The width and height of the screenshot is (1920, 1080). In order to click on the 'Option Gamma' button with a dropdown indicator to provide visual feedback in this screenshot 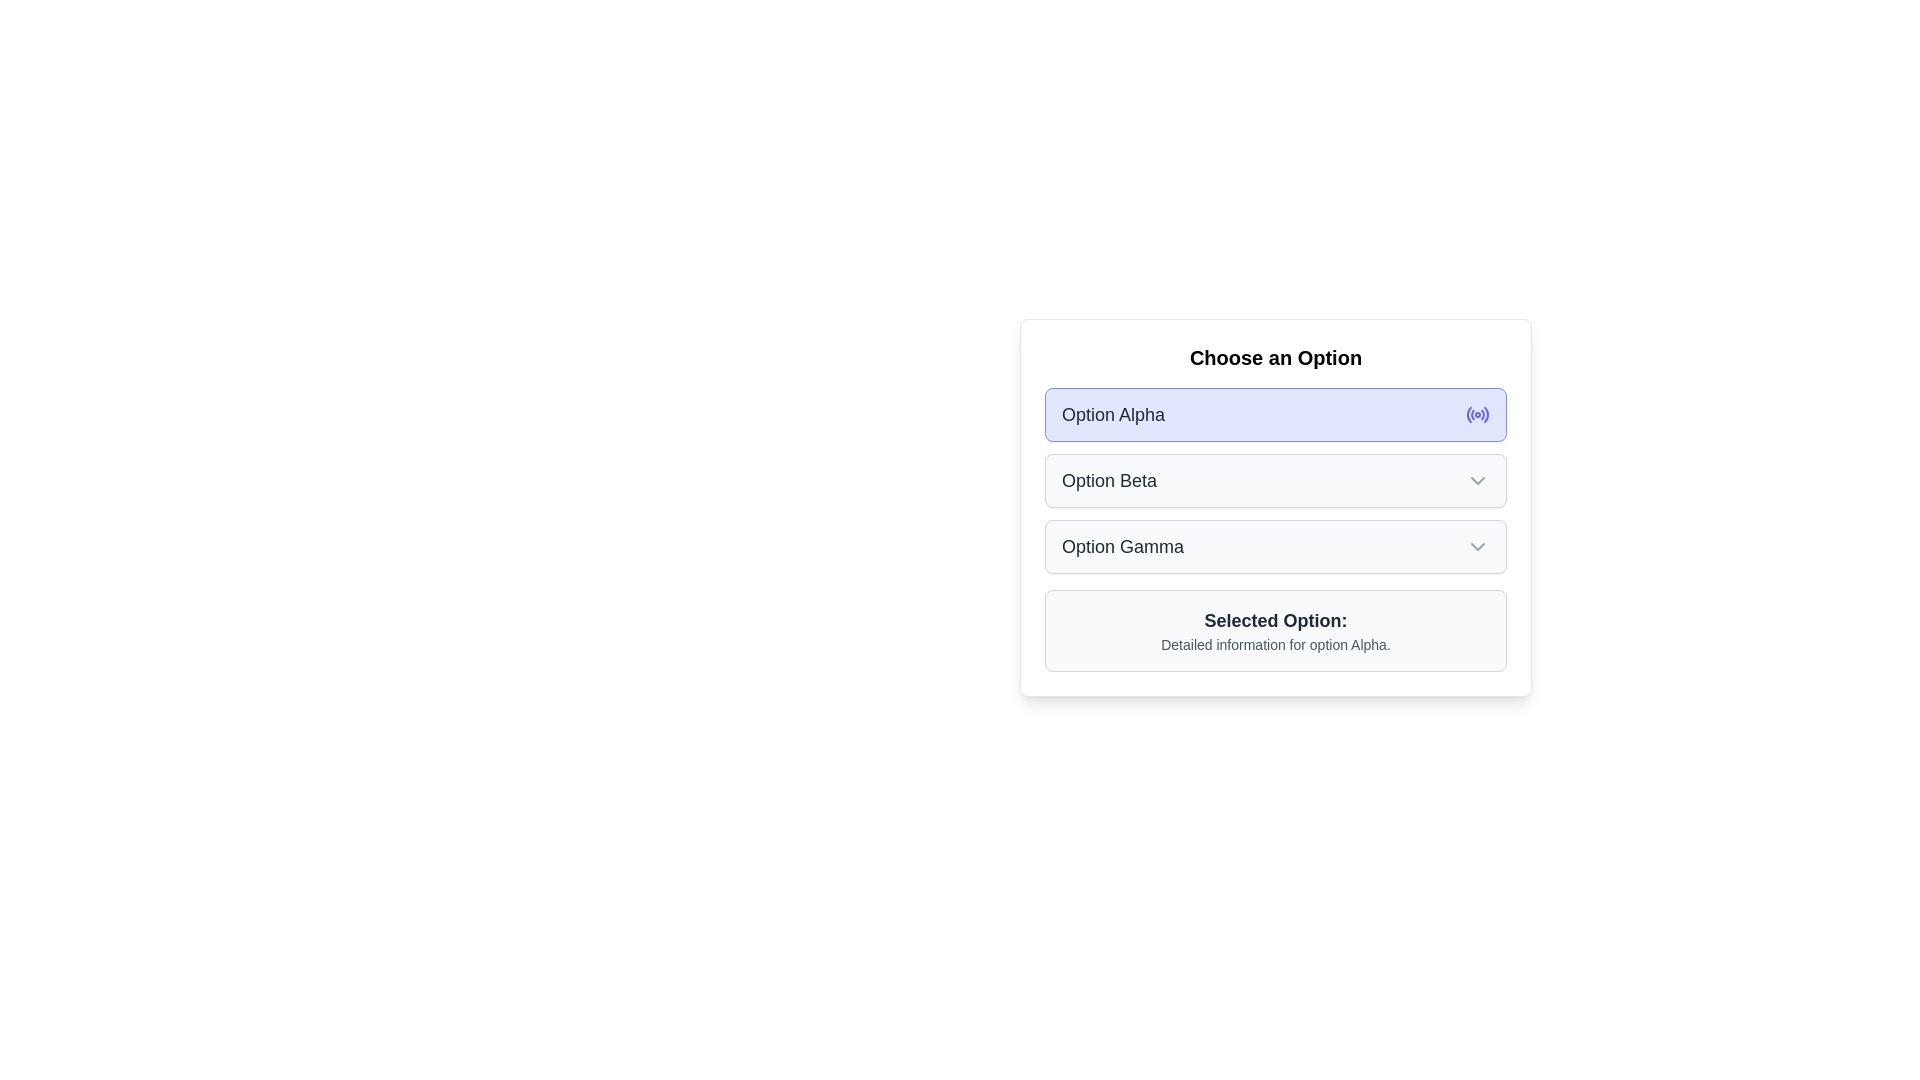, I will do `click(1275, 547)`.